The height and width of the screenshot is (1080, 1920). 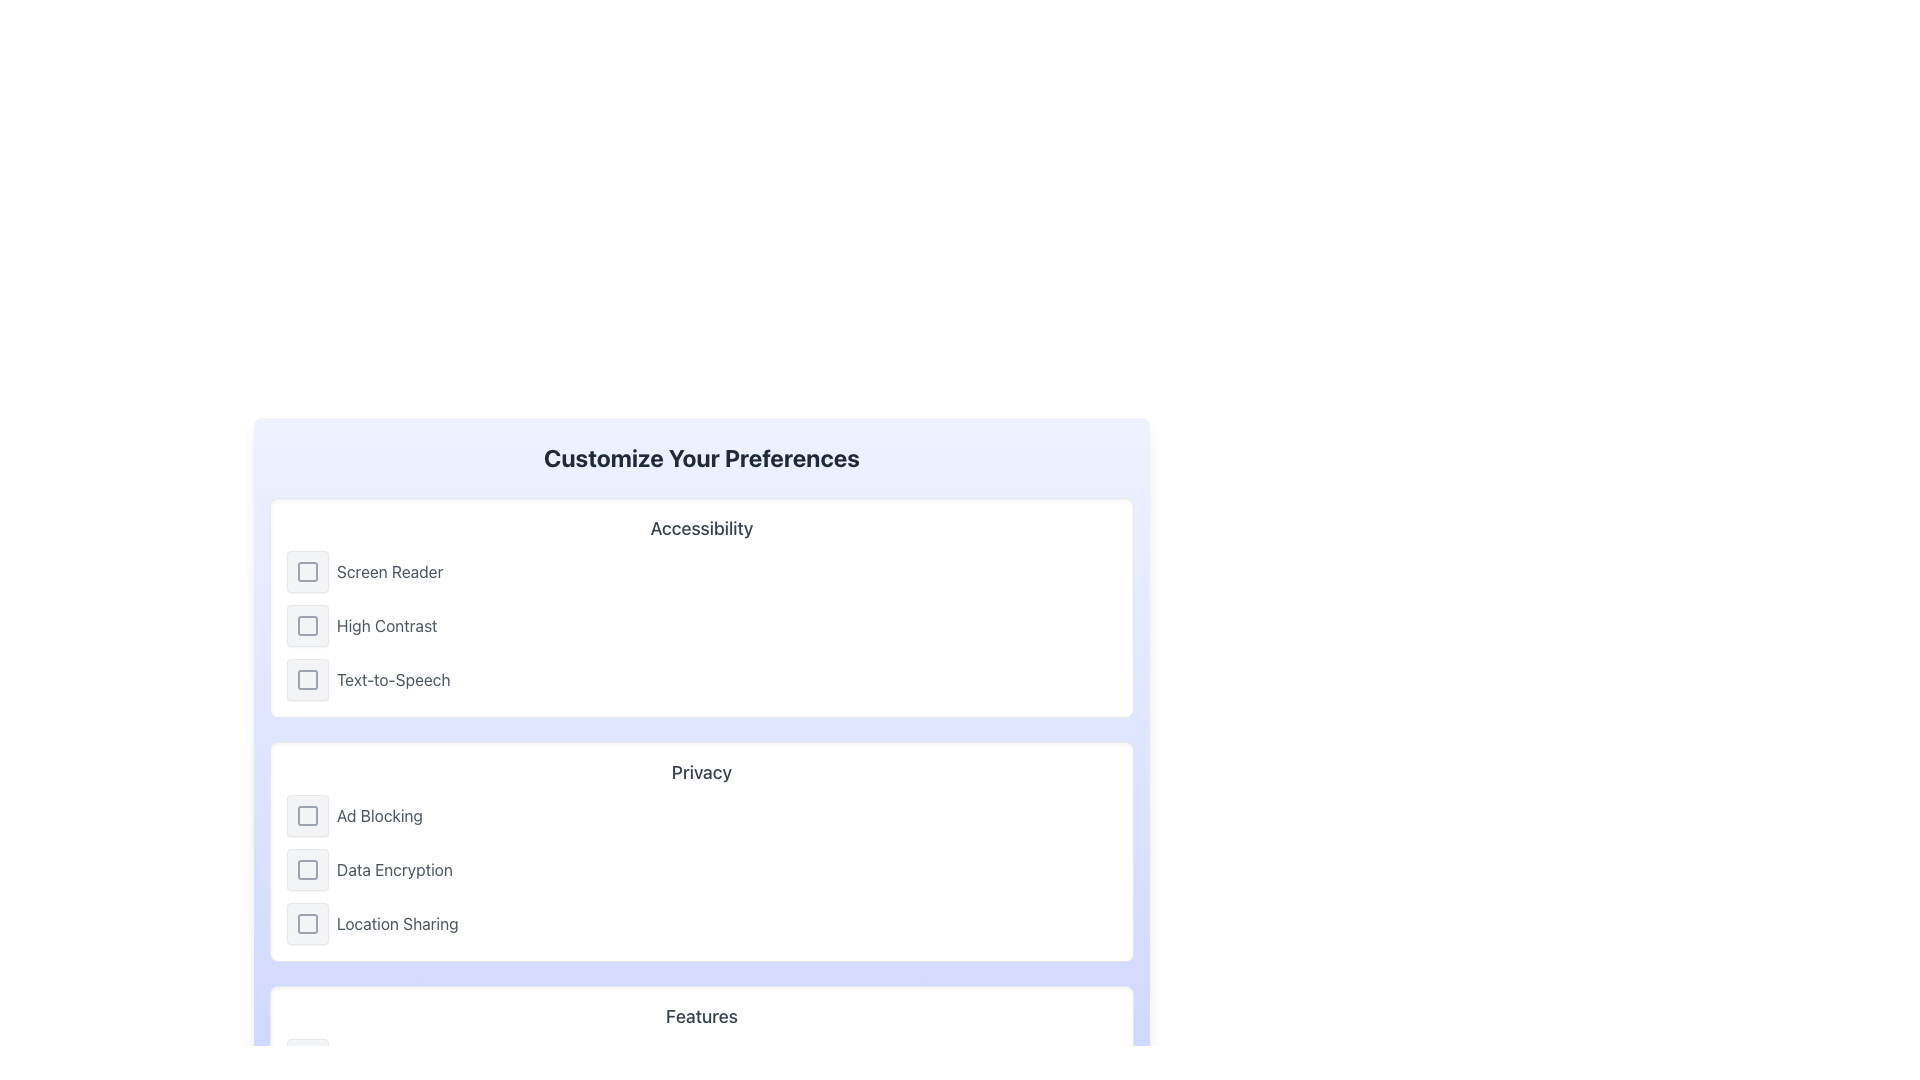 What do you see at coordinates (306, 624) in the screenshot?
I see `the checkbox located to the left of the 'High Contrast' text in the Accessibility section` at bounding box center [306, 624].